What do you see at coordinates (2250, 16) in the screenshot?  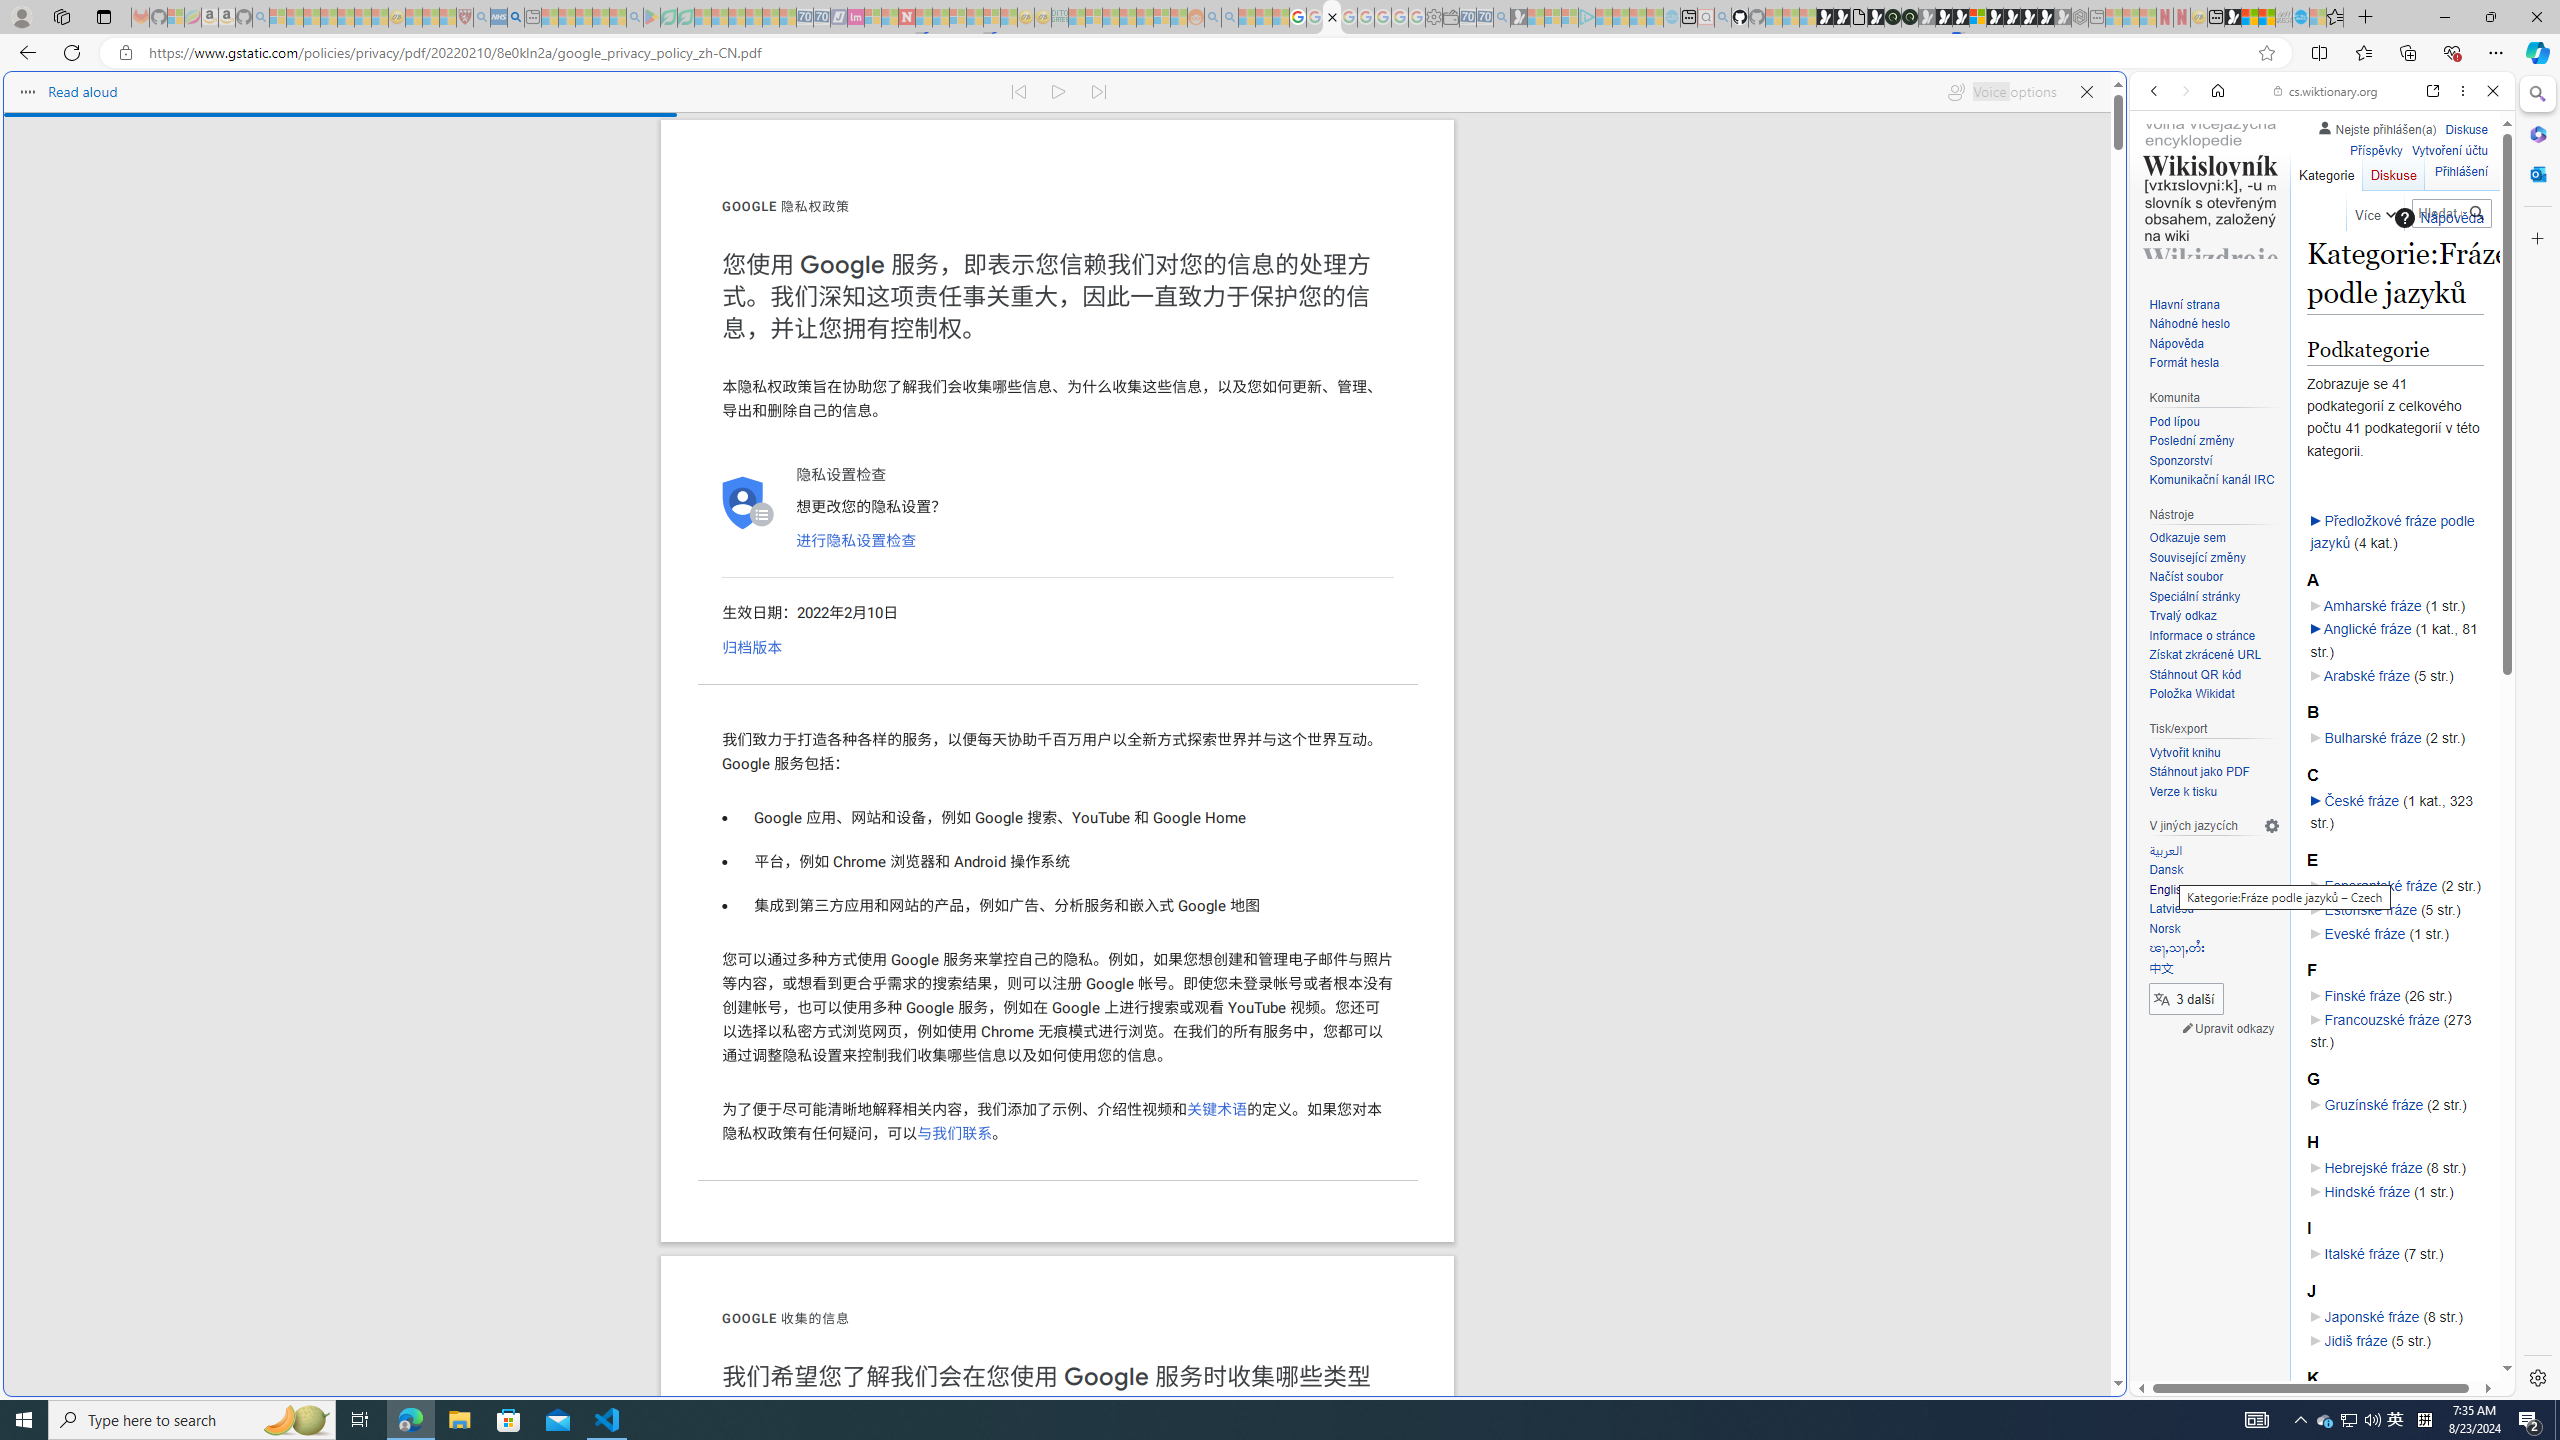 I see `'World - MSN'` at bounding box center [2250, 16].